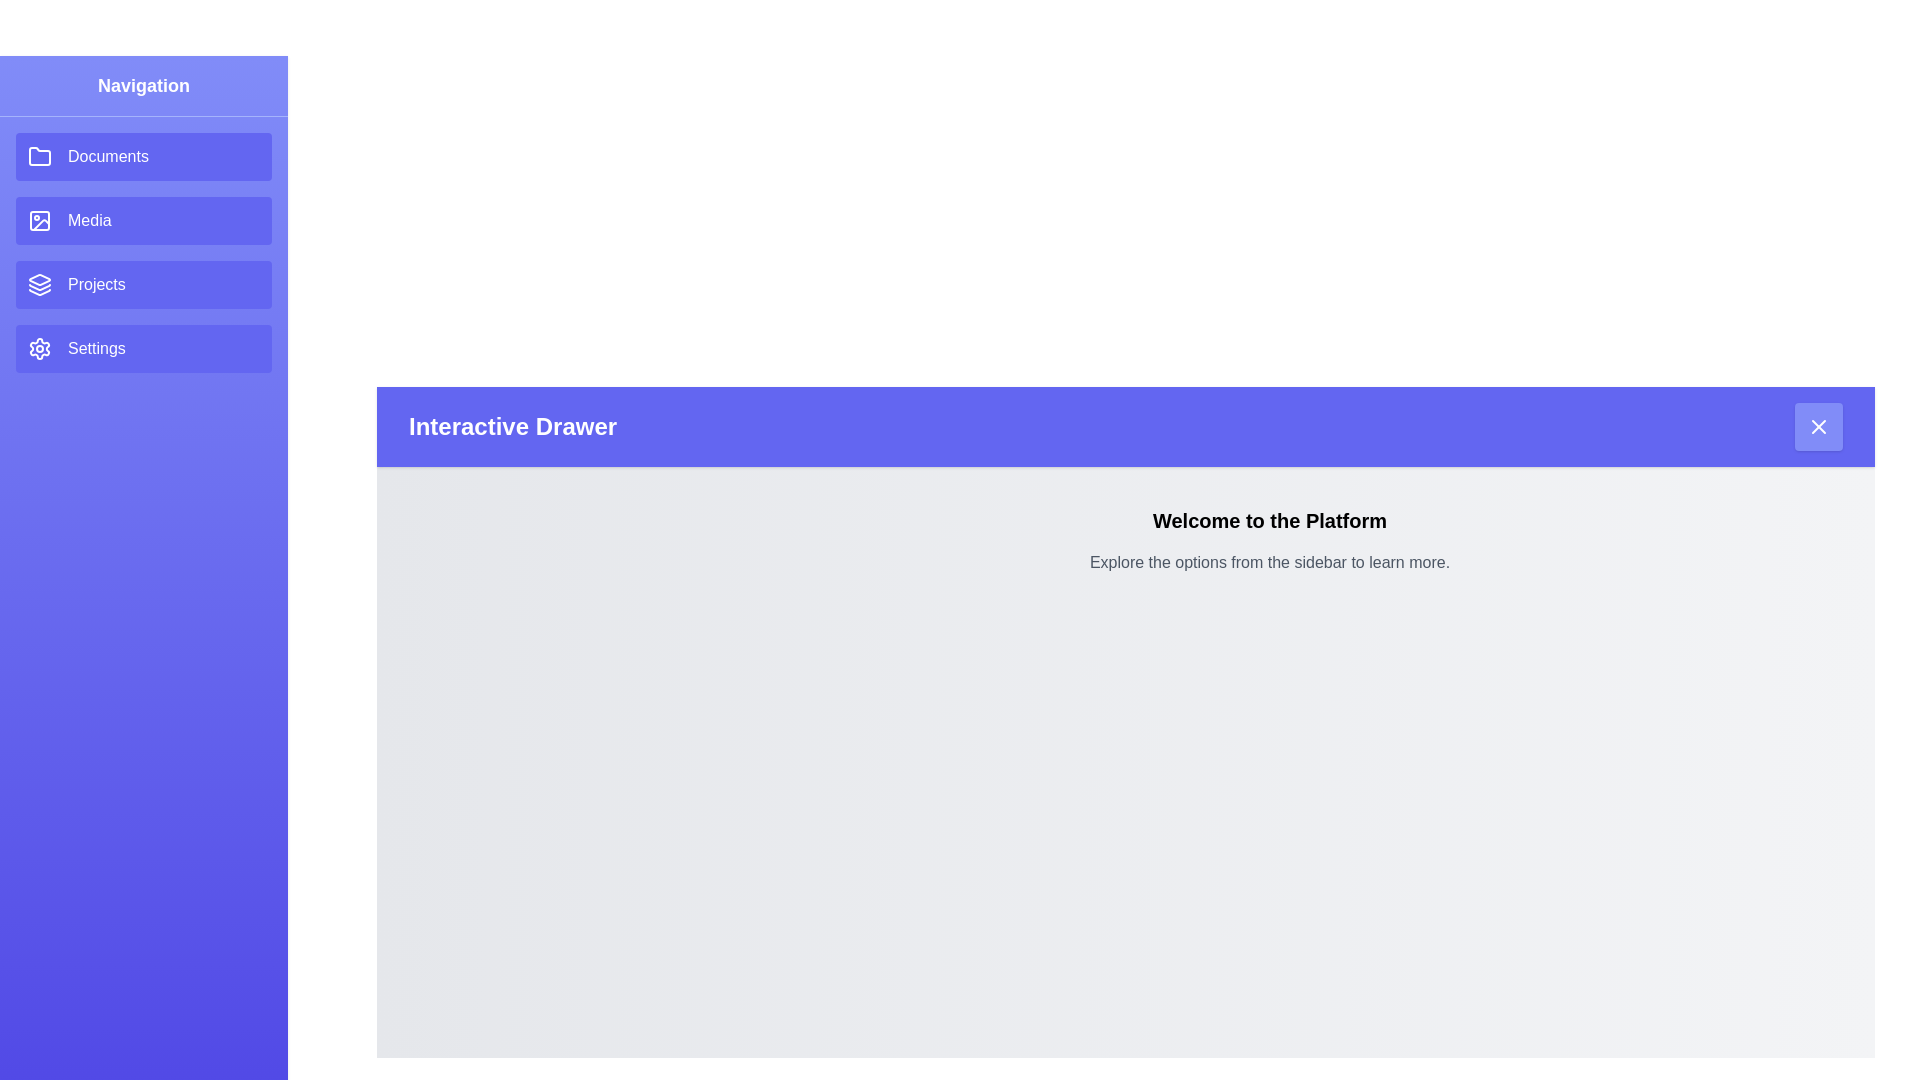  I want to click on the drawer item Documents, so click(143, 156).